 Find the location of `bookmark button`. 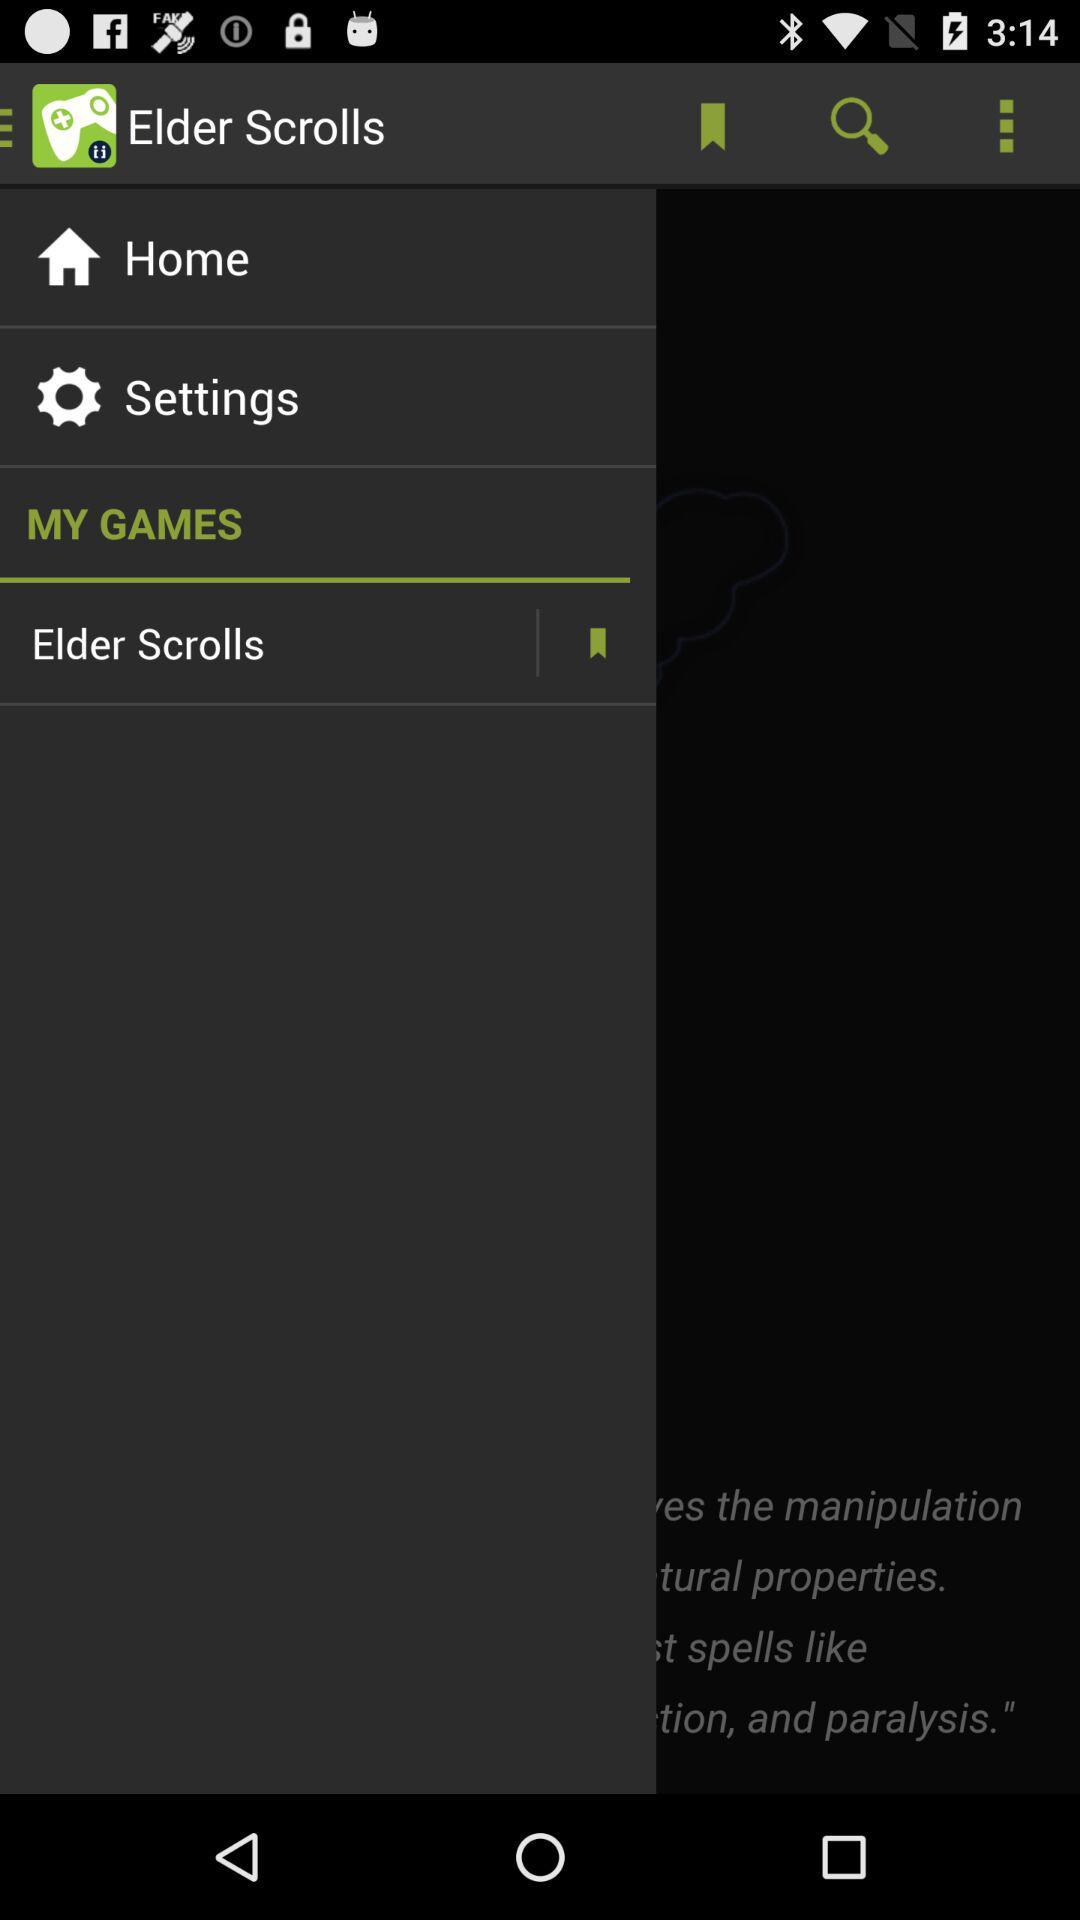

bookmark button is located at coordinates (596, 642).